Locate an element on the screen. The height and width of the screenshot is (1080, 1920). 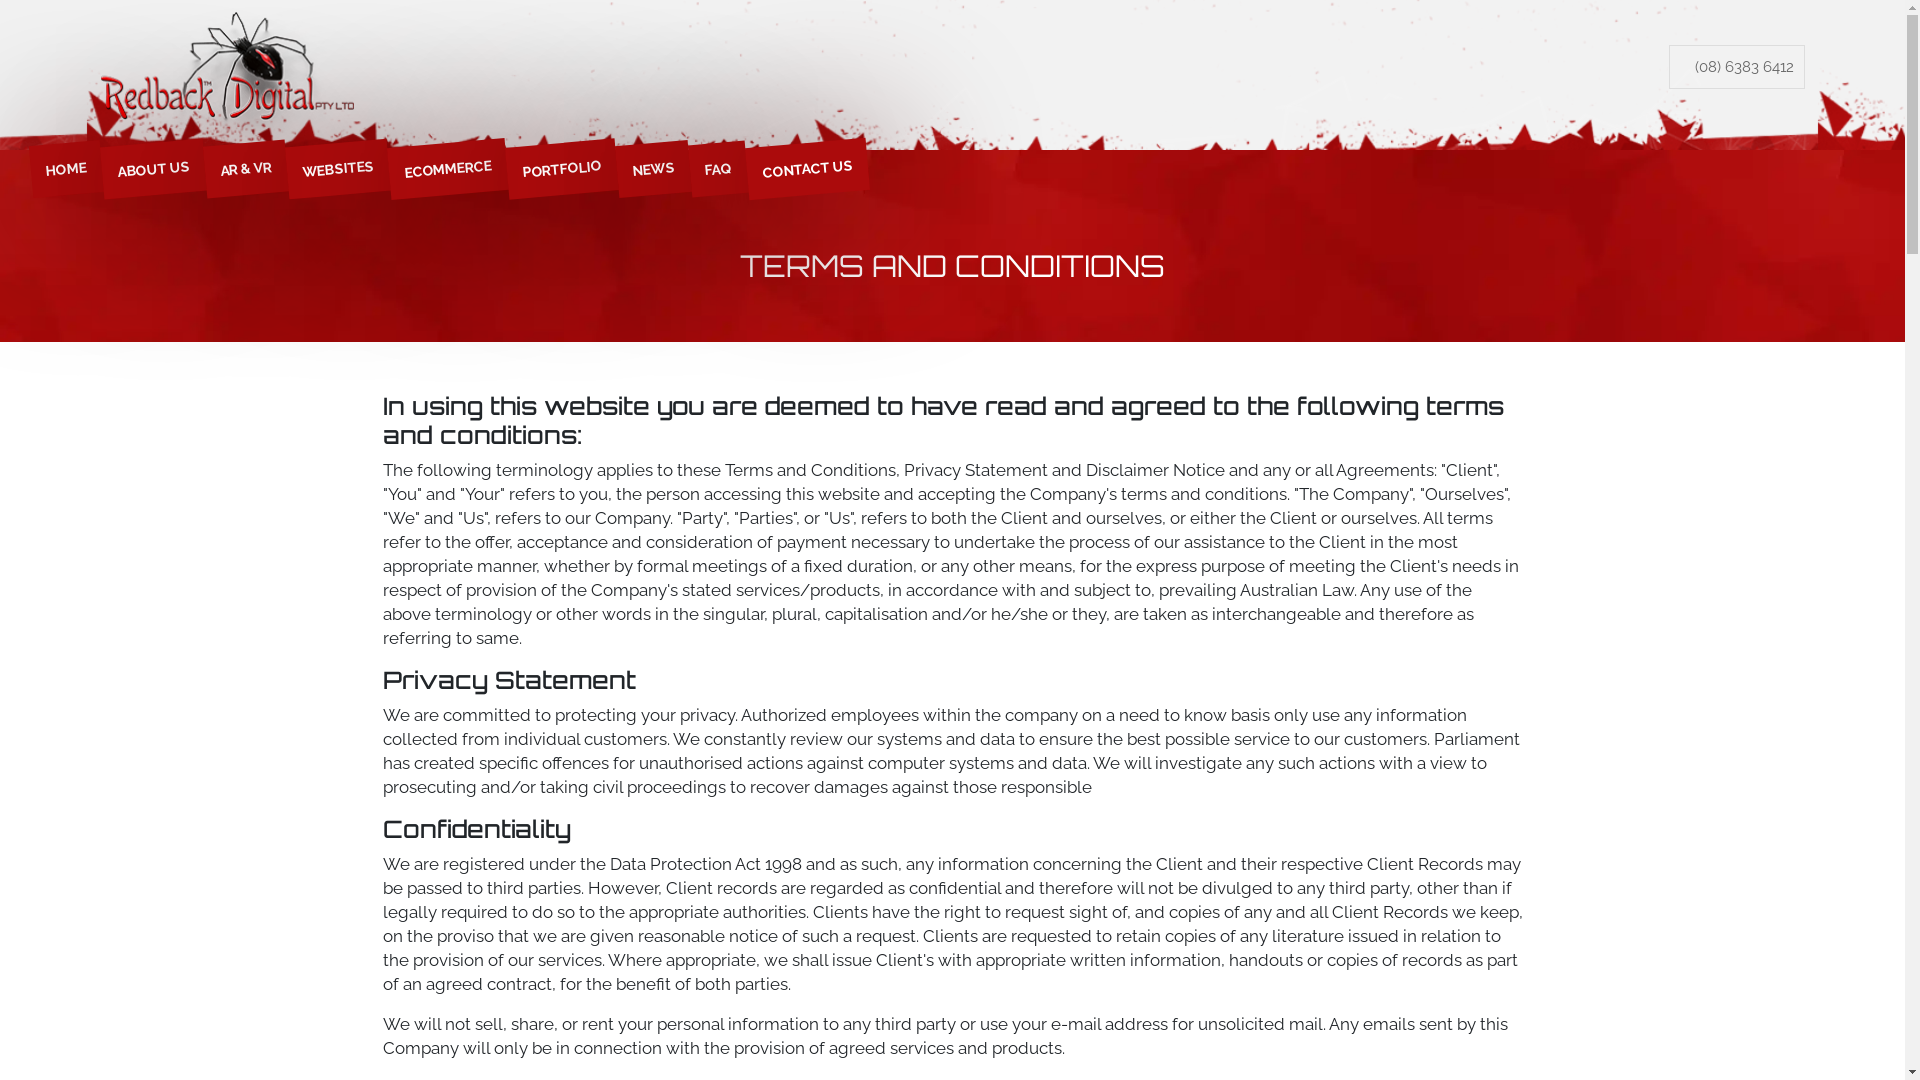
'(08) 6383 6412' is located at coordinates (1736, 65).